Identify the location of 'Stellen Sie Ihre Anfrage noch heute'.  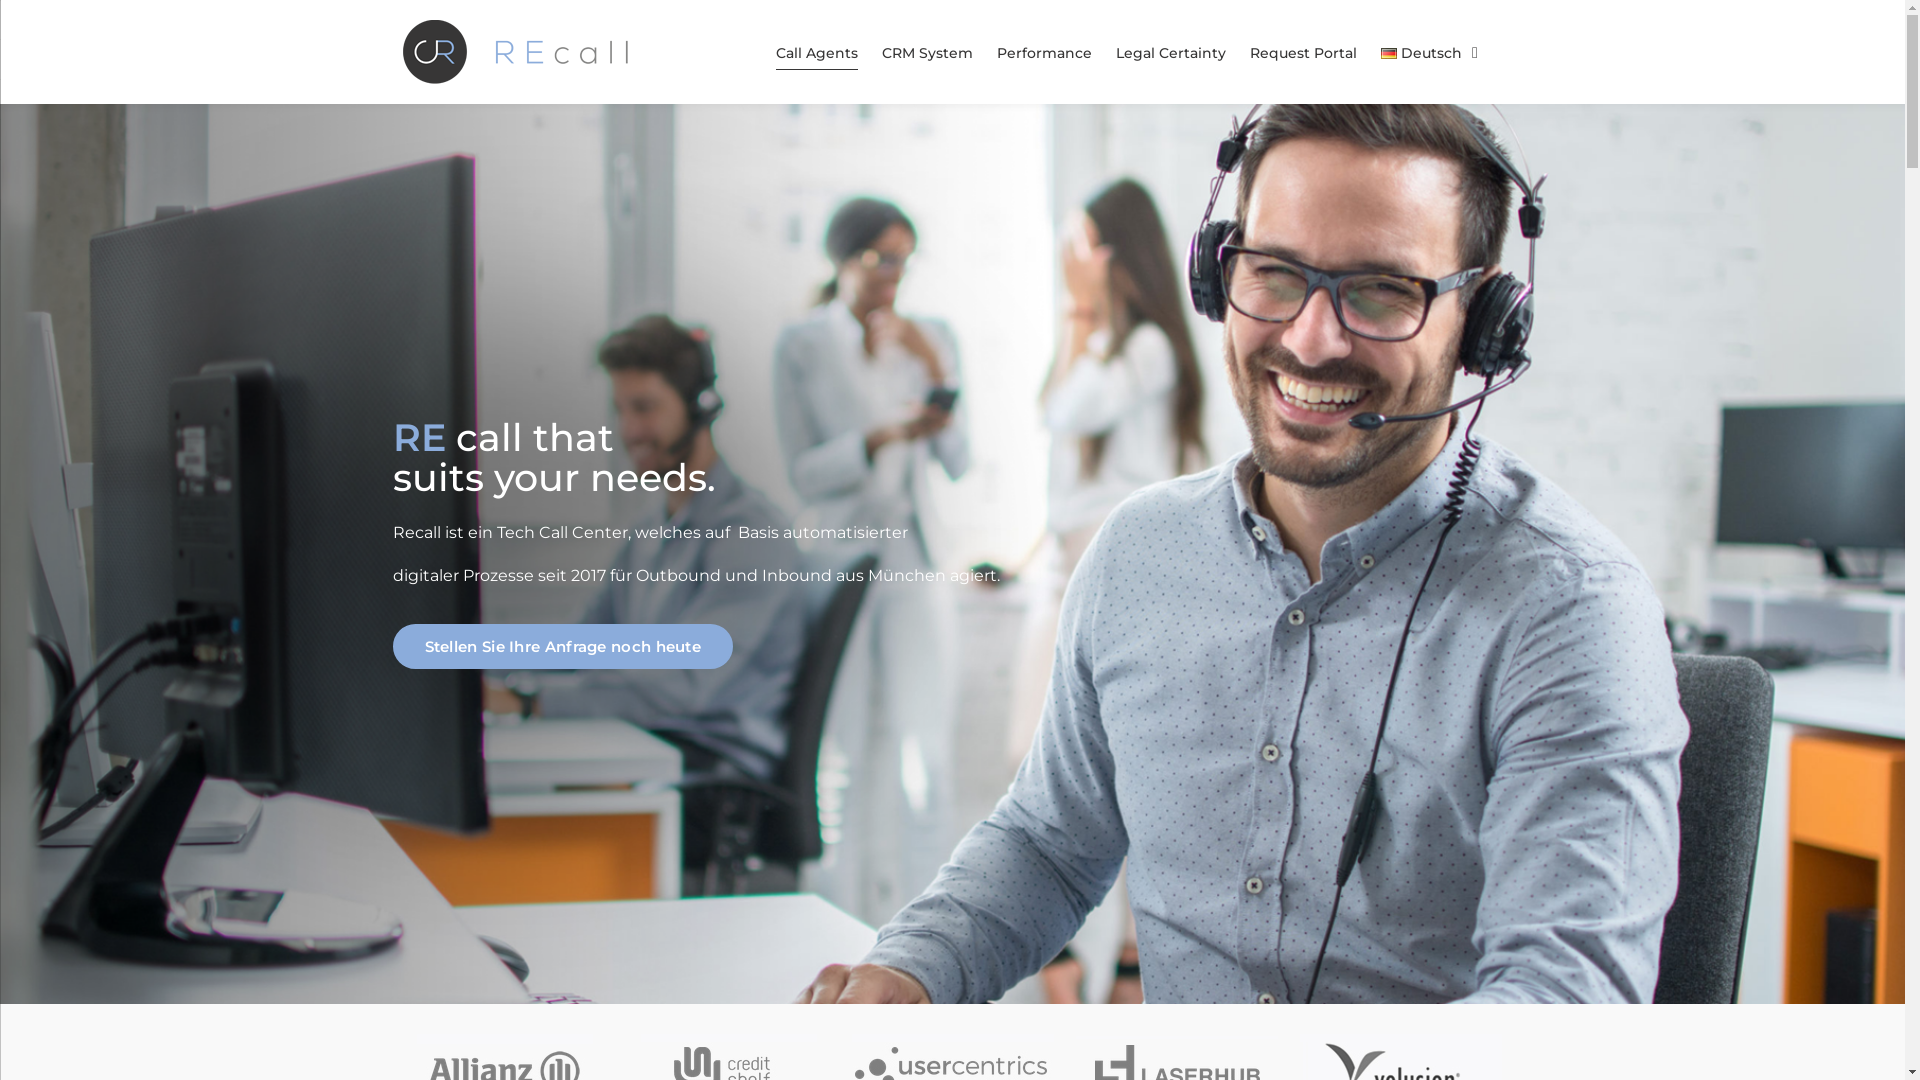
(561, 646).